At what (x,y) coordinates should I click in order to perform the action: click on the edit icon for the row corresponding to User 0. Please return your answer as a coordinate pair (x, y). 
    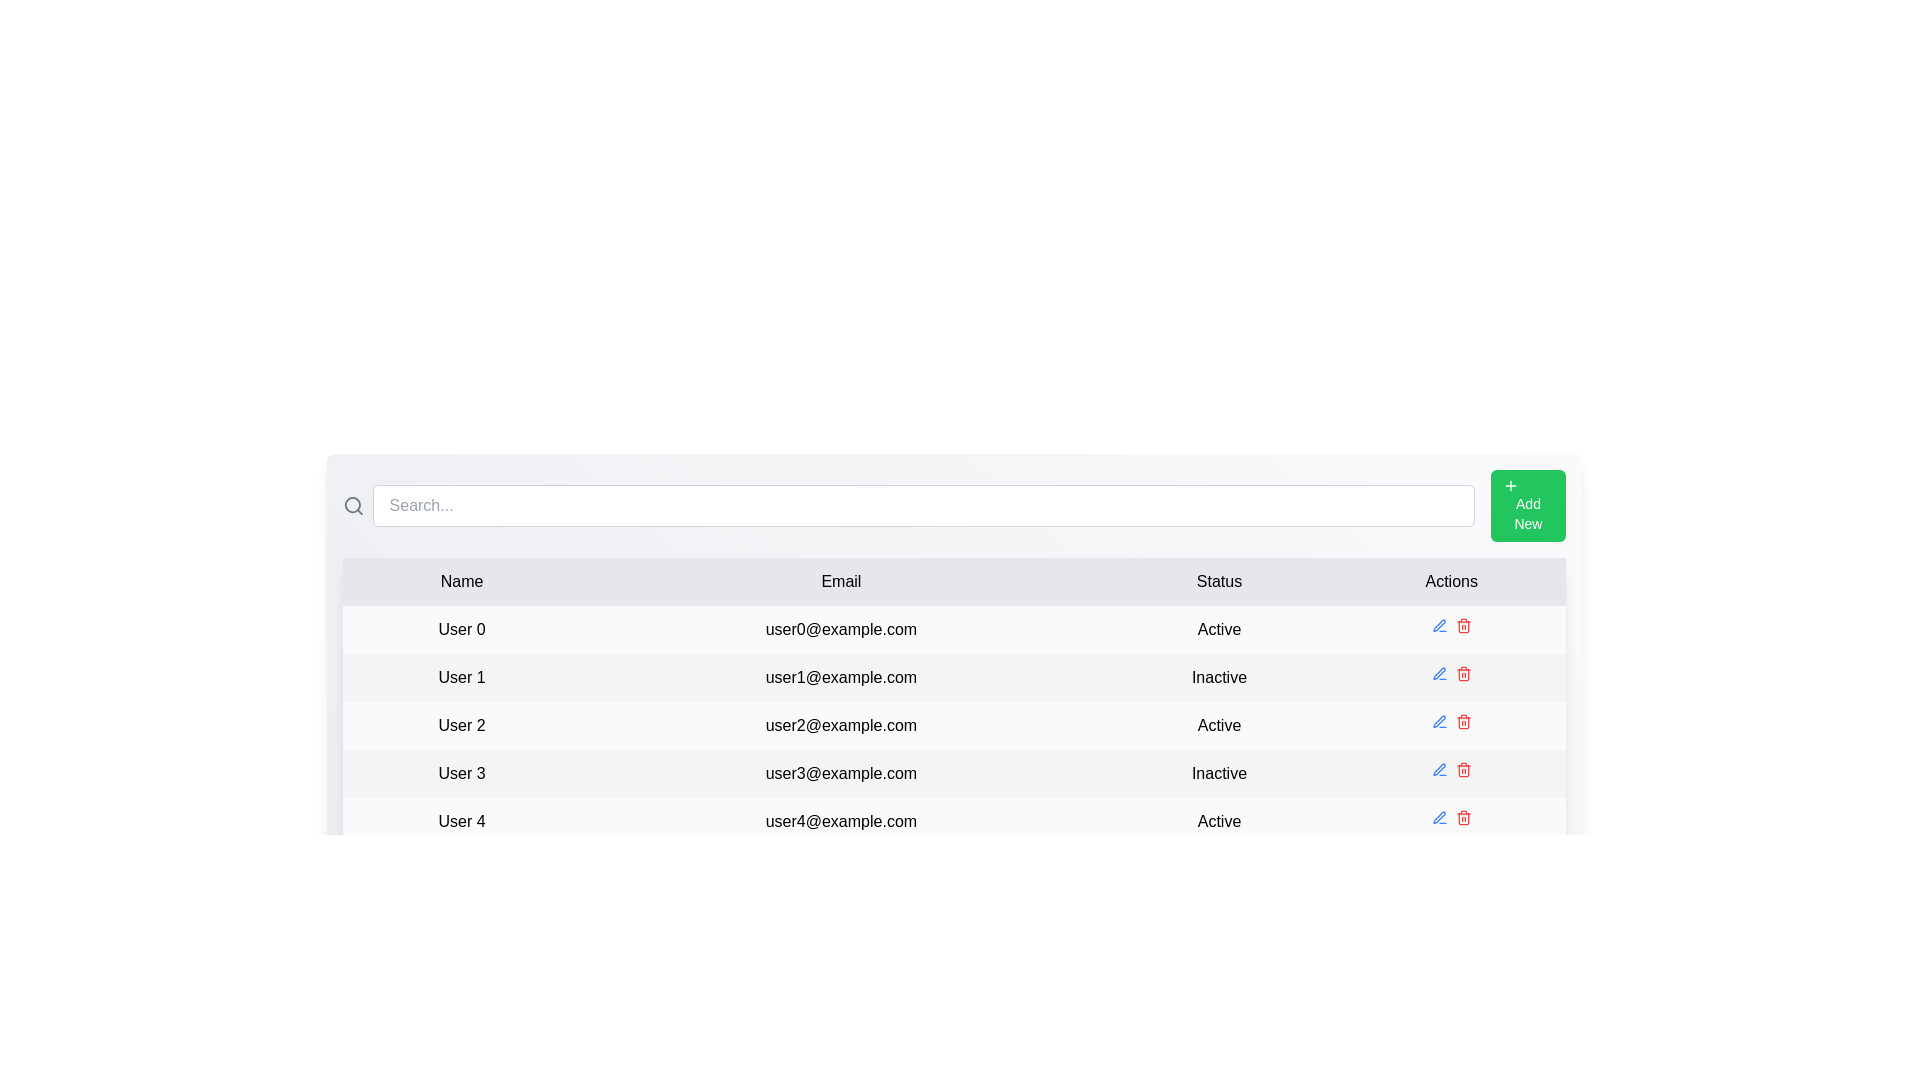
    Looking at the image, I should click on (1438, 624).